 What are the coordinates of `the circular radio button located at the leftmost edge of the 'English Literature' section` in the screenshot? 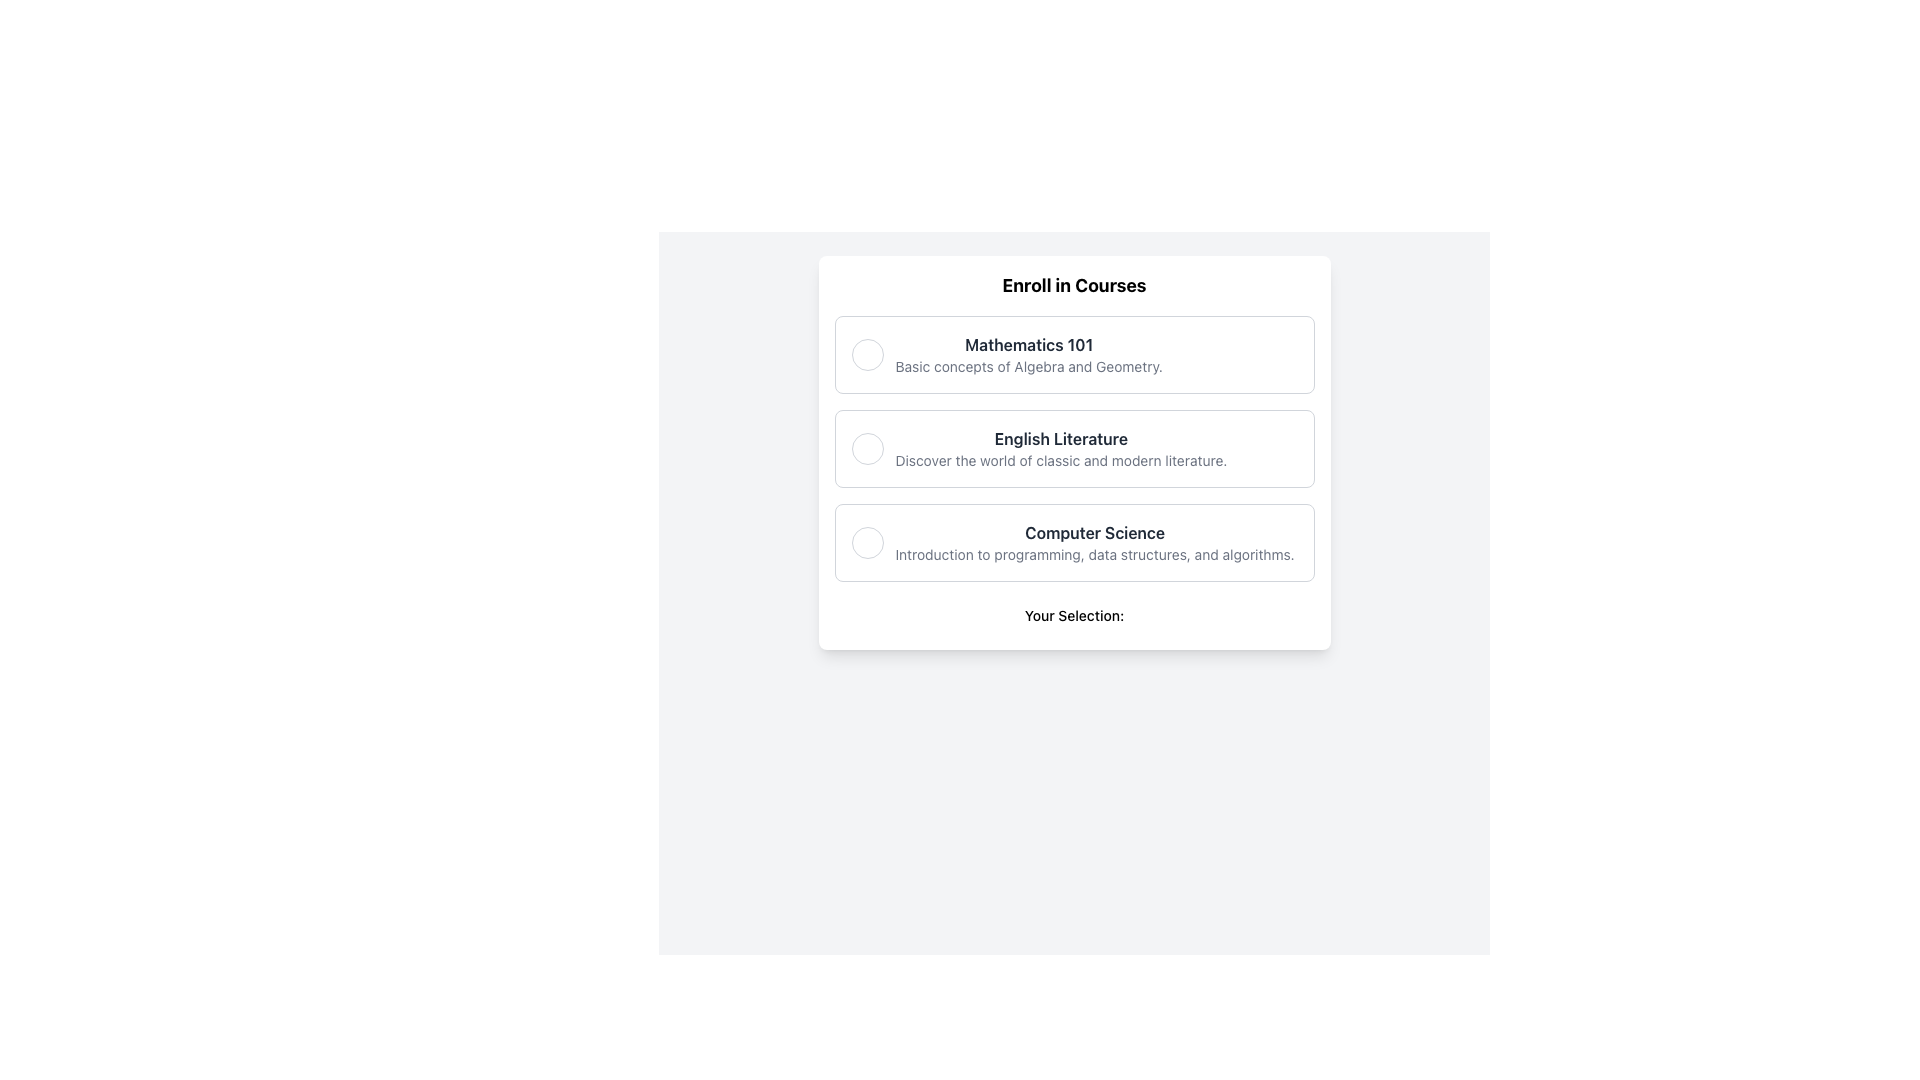 It's located at (867, 447).